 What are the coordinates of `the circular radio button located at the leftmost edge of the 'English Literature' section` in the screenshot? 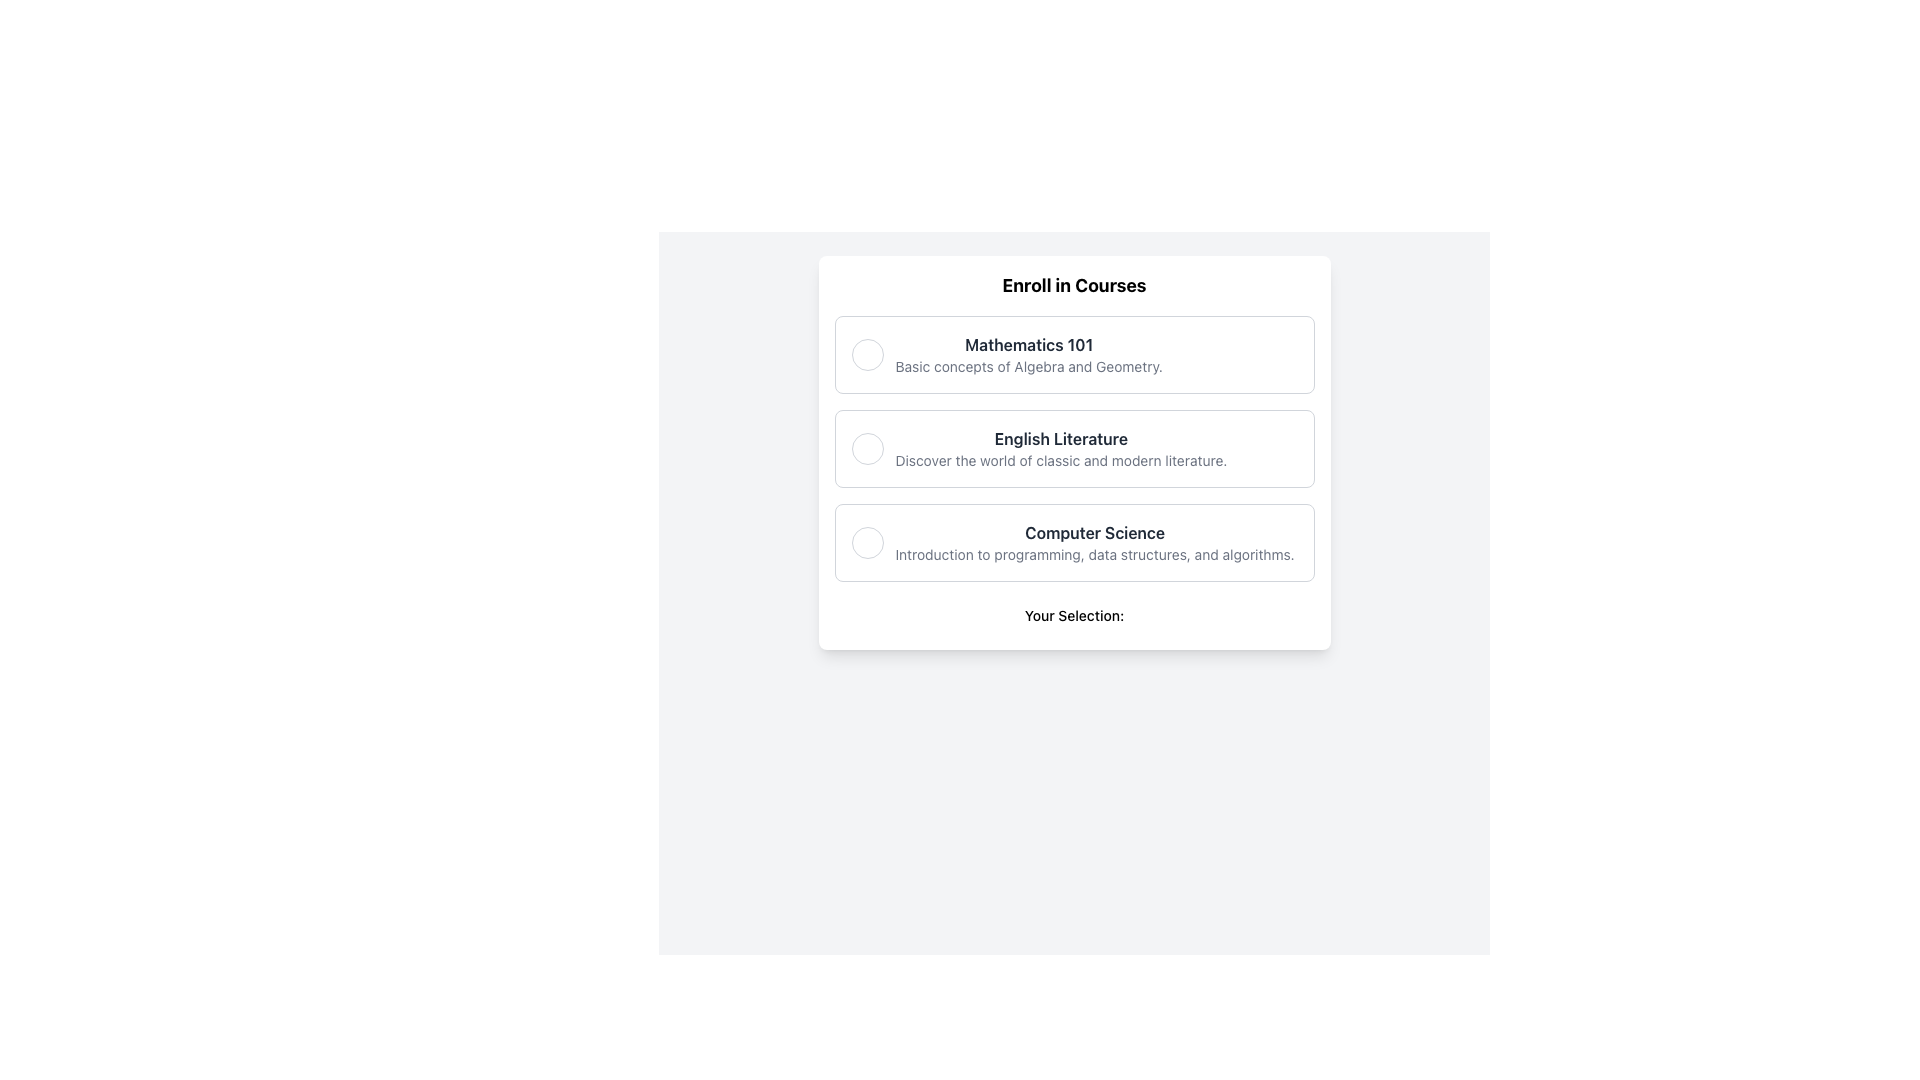 It's located at (867, 447).